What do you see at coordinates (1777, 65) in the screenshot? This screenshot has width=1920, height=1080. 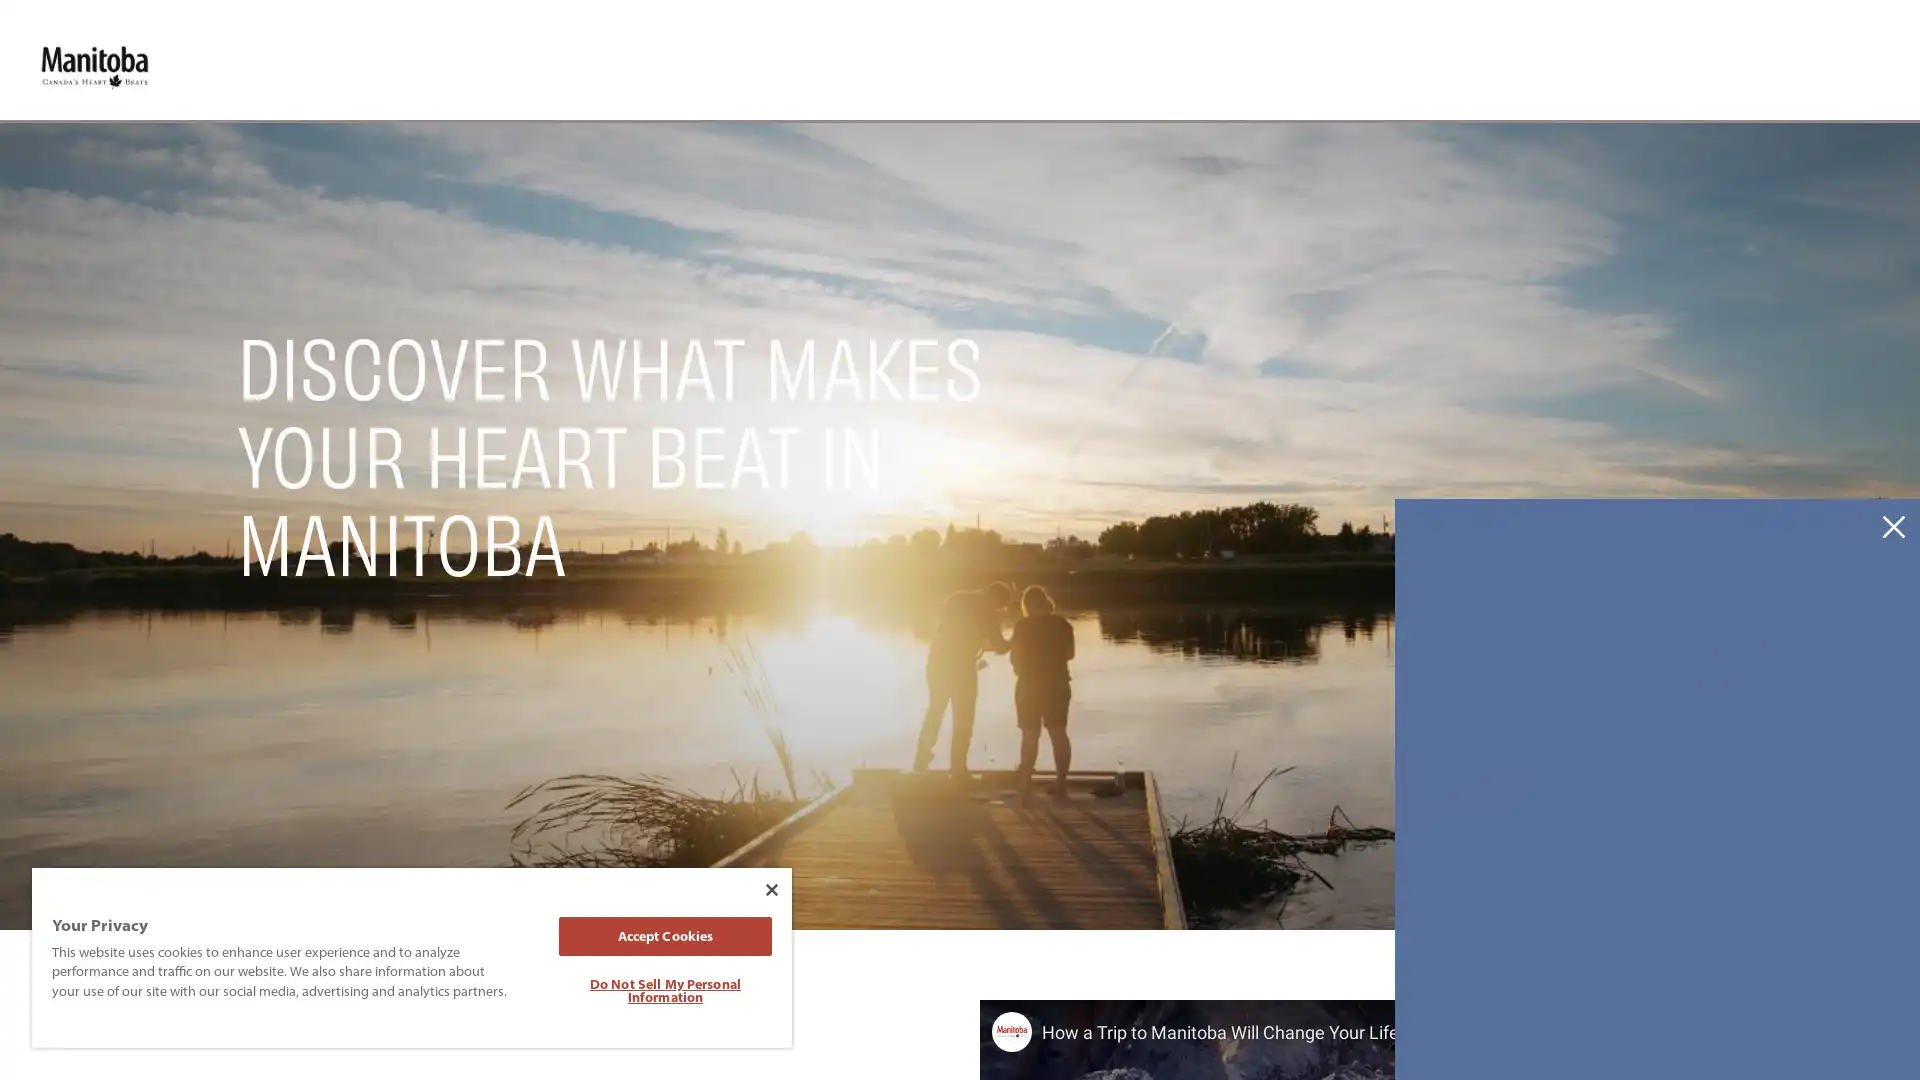 I see `Site Search` at bounding box center [1777, 65].